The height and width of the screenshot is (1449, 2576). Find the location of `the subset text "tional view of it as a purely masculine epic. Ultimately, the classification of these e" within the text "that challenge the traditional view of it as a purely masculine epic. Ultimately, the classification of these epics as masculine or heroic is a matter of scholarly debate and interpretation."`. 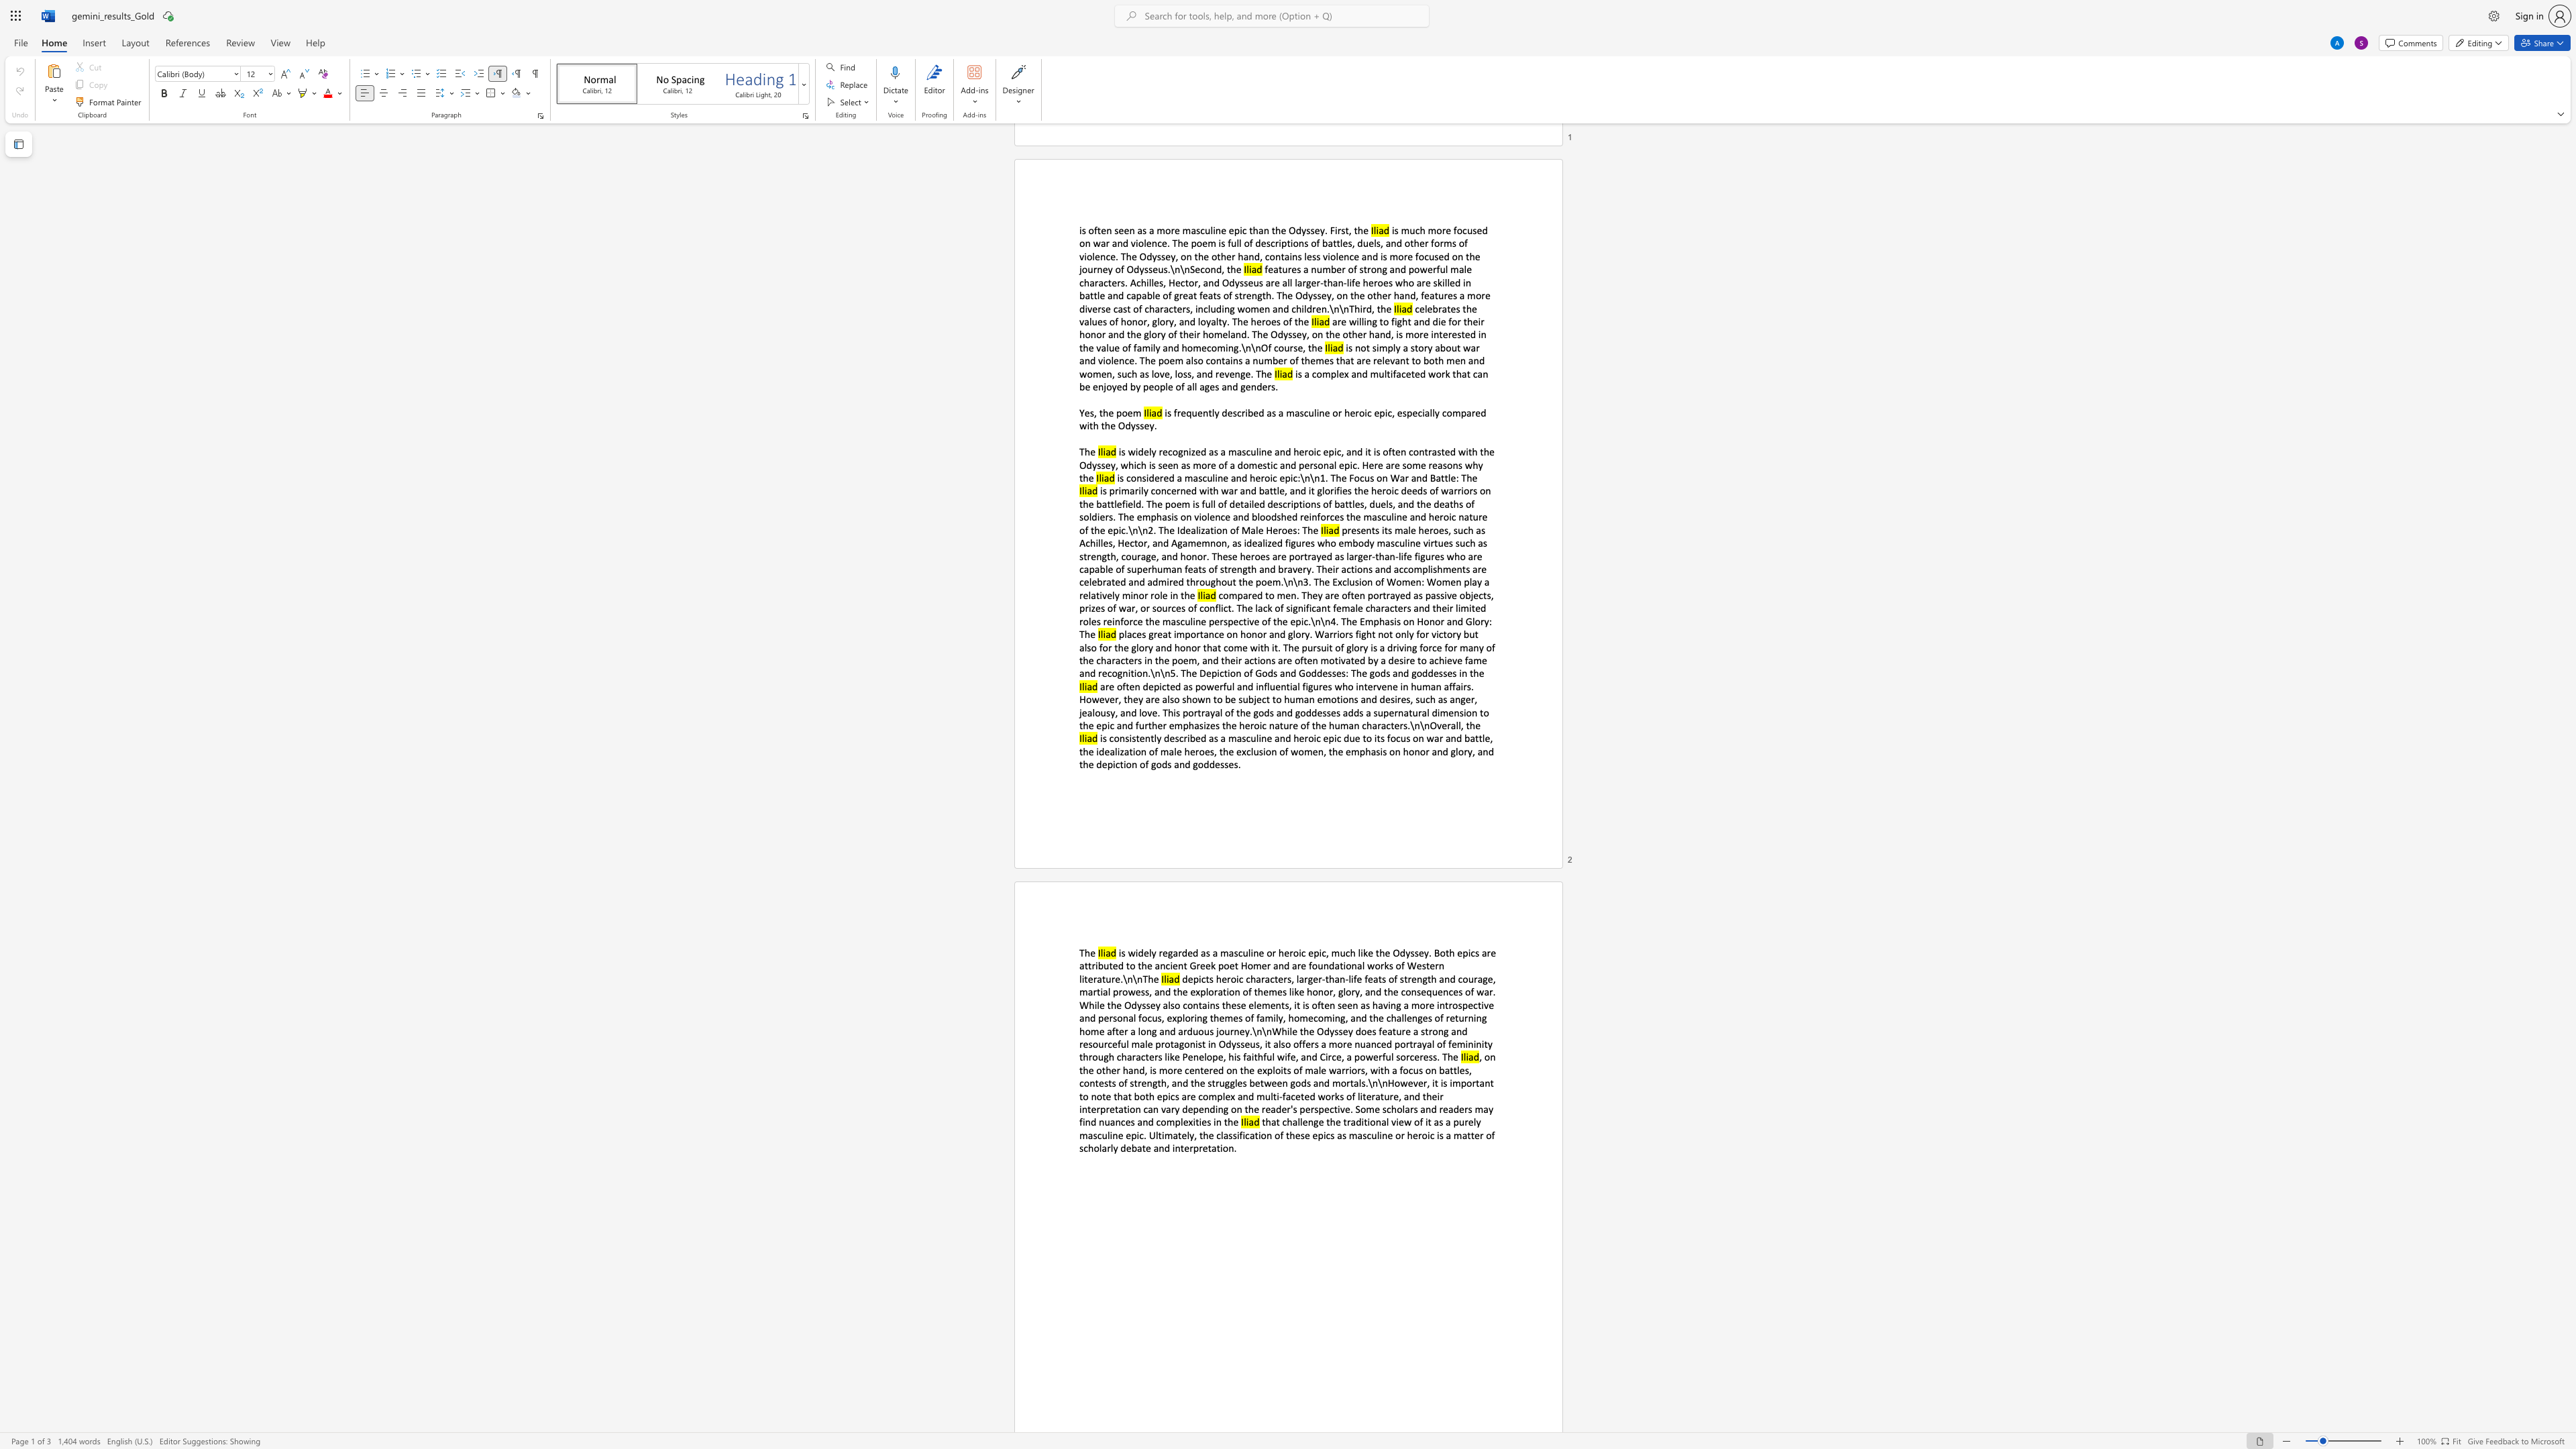

the subset text "tional view of it as a purely masculine epic. Ultimately, the classification of these e" within the text "that challenge the traditional view of it as a purely masculine epic. Ultimately, the classification of these epics as masculine or heroic is a matter of scholarly debate and interpretation." is located at coordinates (1362, 1121).